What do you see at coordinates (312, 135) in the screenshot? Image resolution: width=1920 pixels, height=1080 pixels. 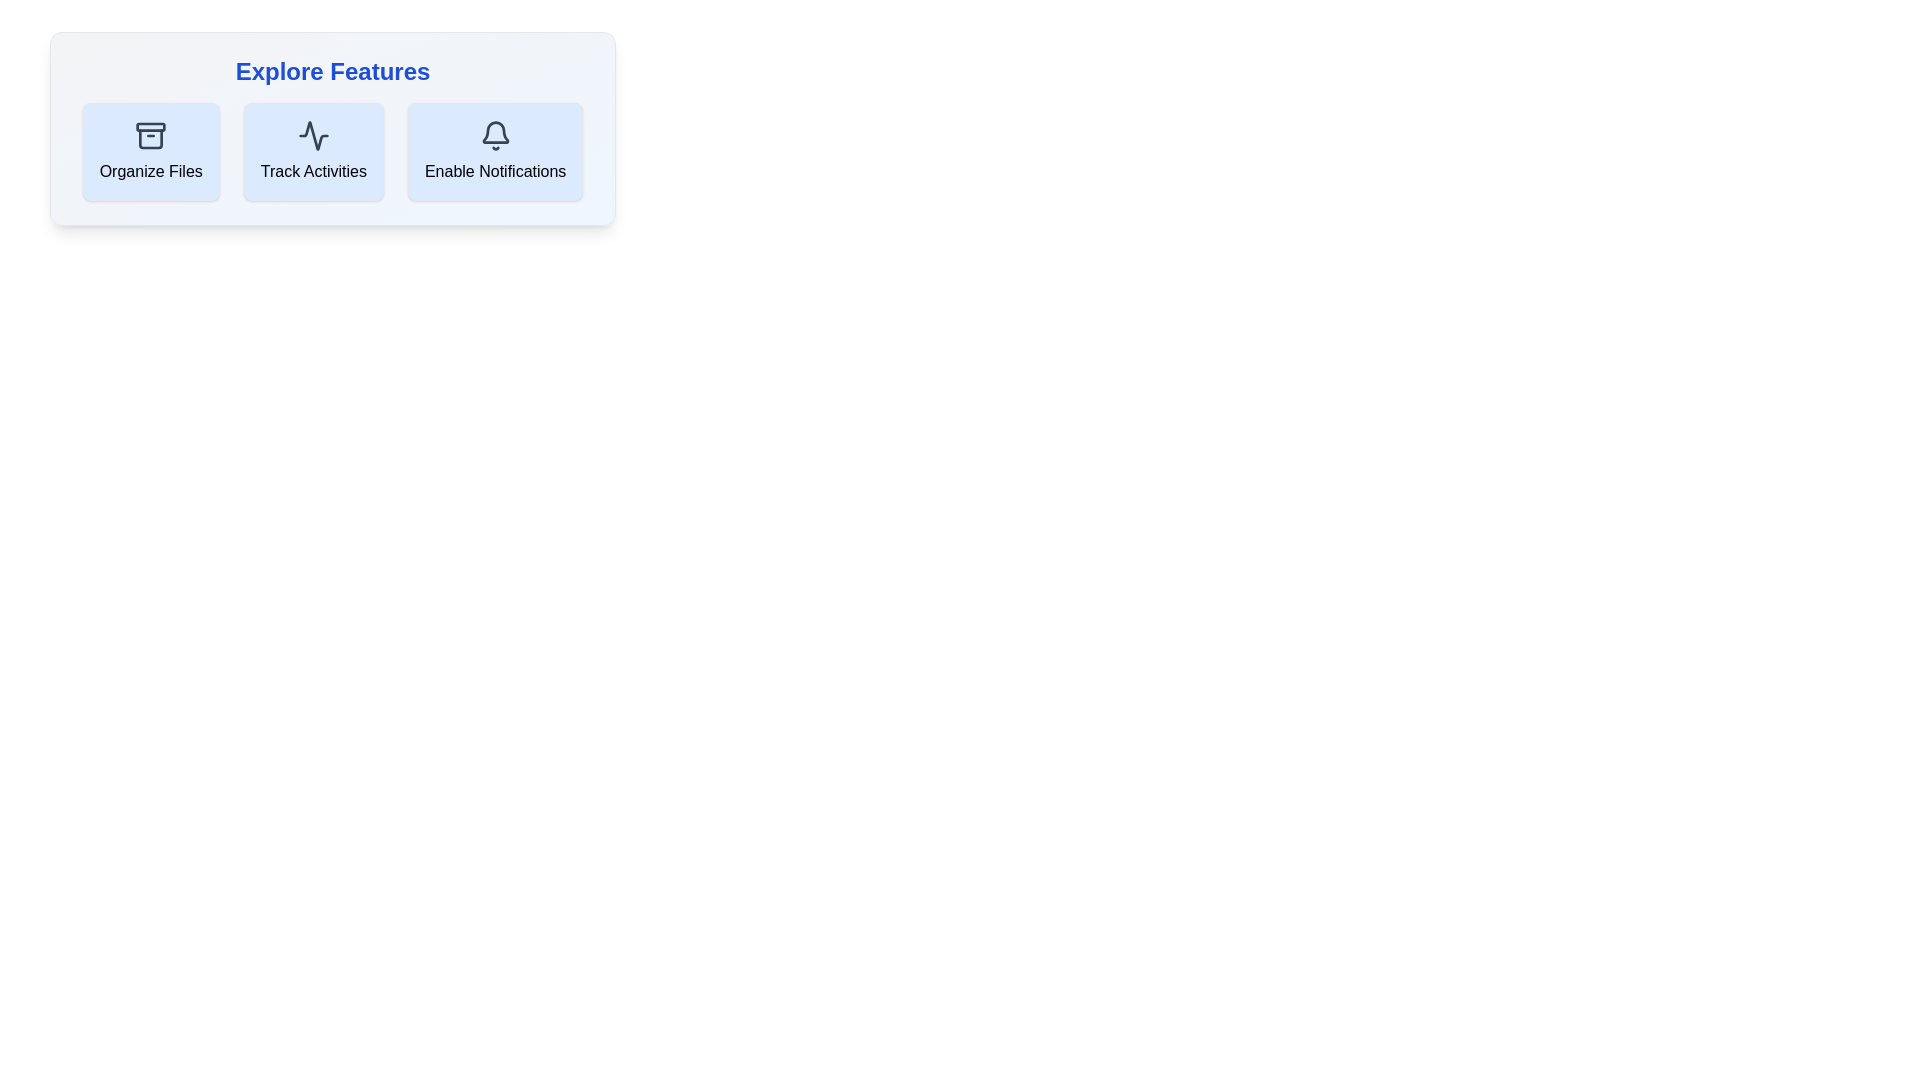 I see `the 'Track Activities' button which contains the SVG icon representing activity tracking` at bounding box center [312, 135].